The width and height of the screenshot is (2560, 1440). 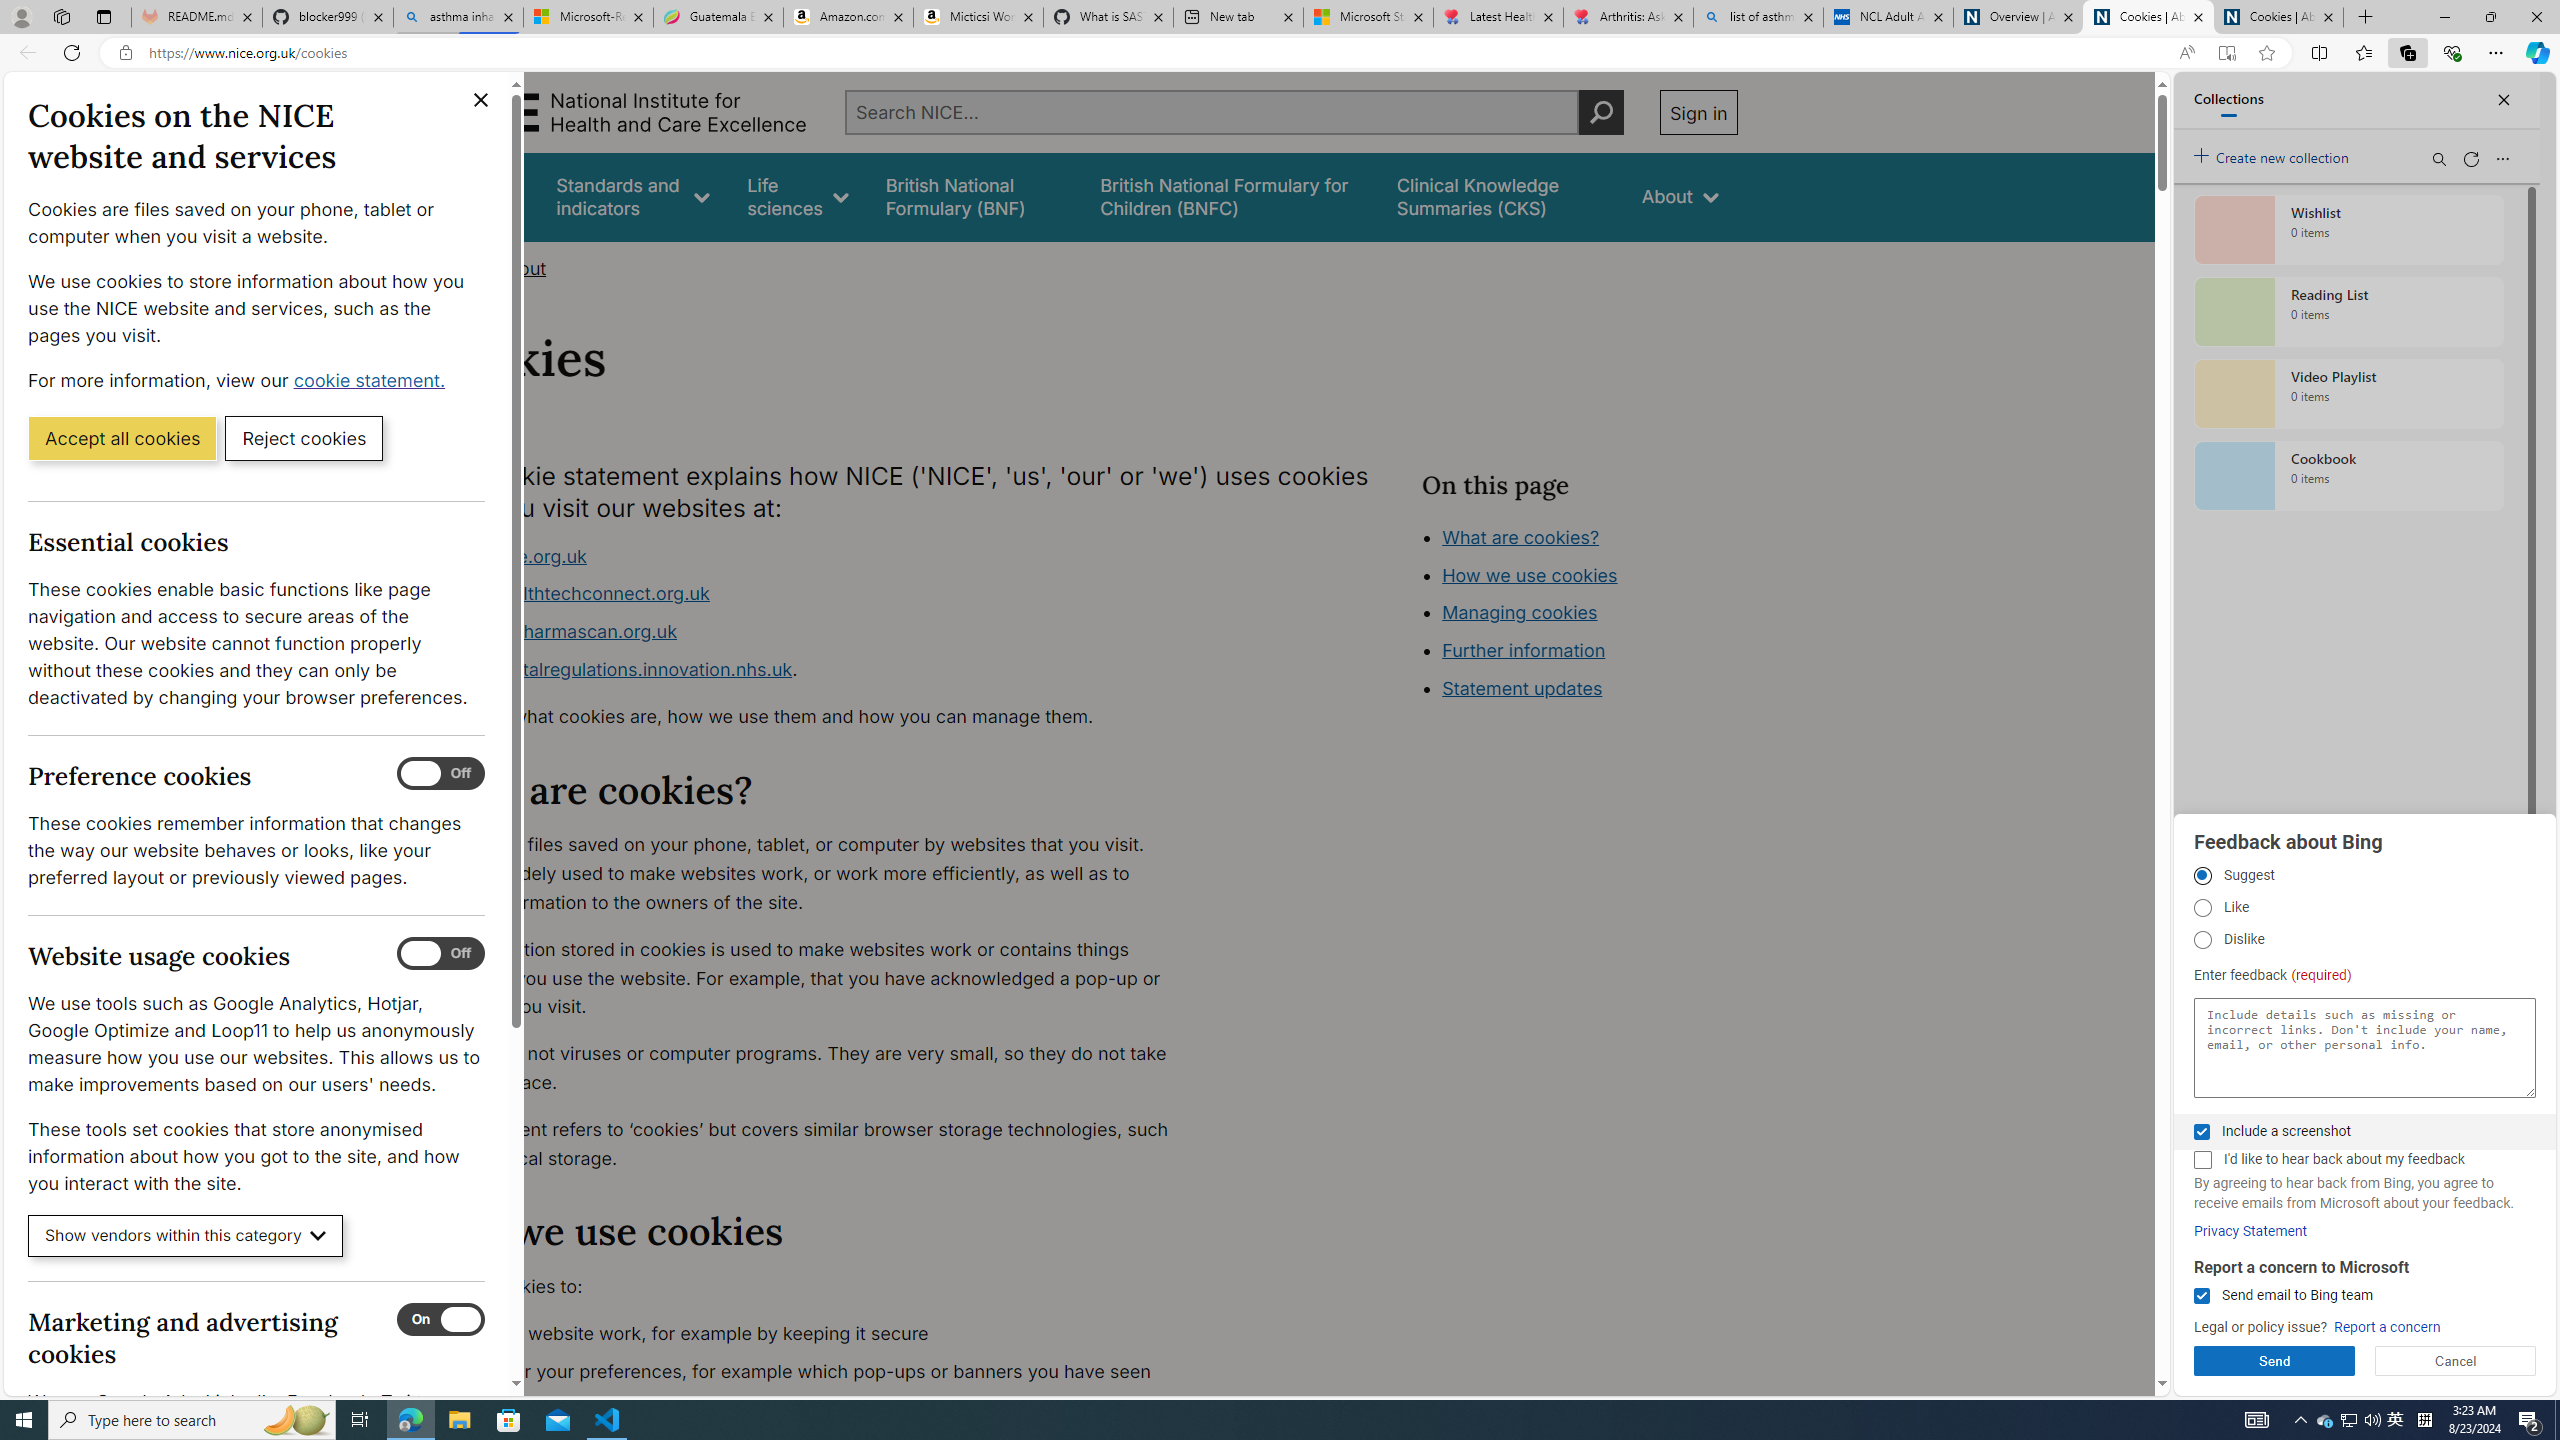 What do you see at coordinates (440, 773) in the screenshot?
I see `'Preference cookies'` at bounding box center [440, 773].